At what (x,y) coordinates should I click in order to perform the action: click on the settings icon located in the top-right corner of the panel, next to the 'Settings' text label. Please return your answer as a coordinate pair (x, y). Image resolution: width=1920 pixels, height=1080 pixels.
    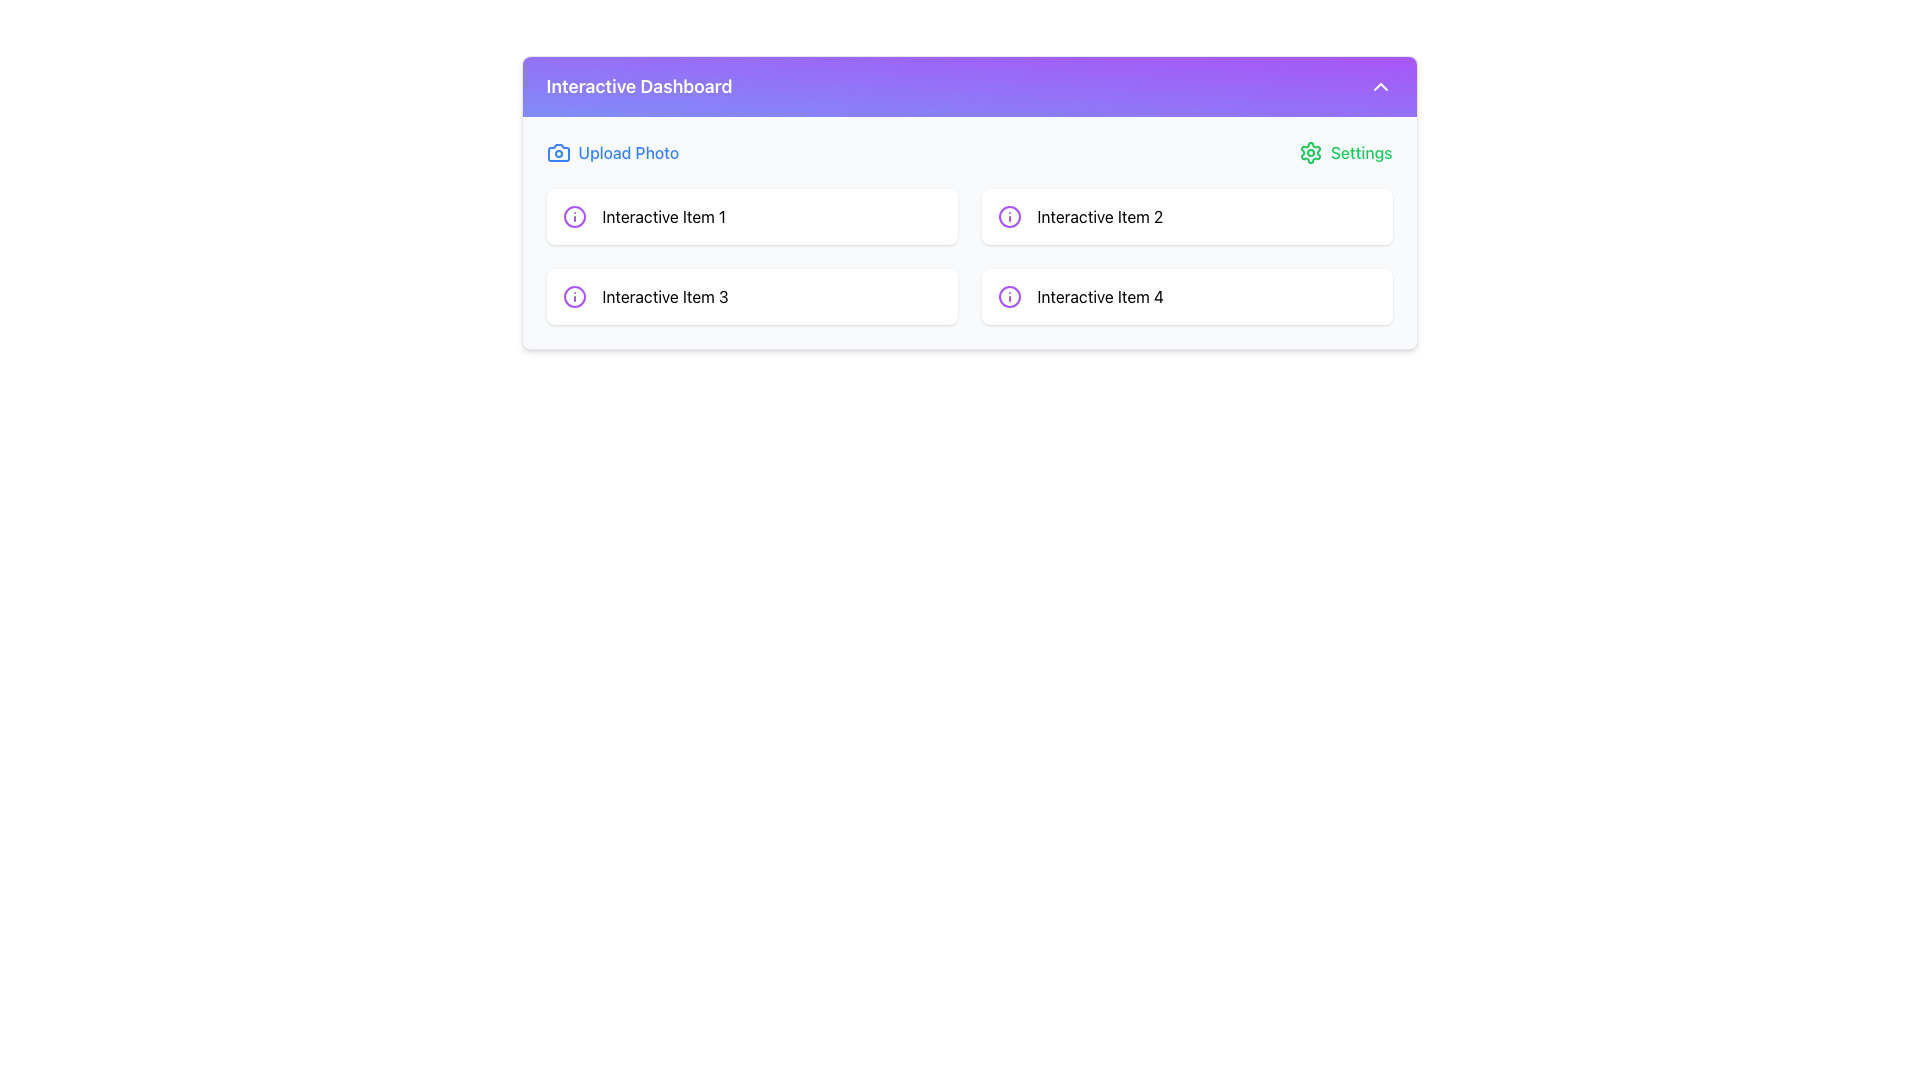
    Looking at the image, I should click on (1310, 152).